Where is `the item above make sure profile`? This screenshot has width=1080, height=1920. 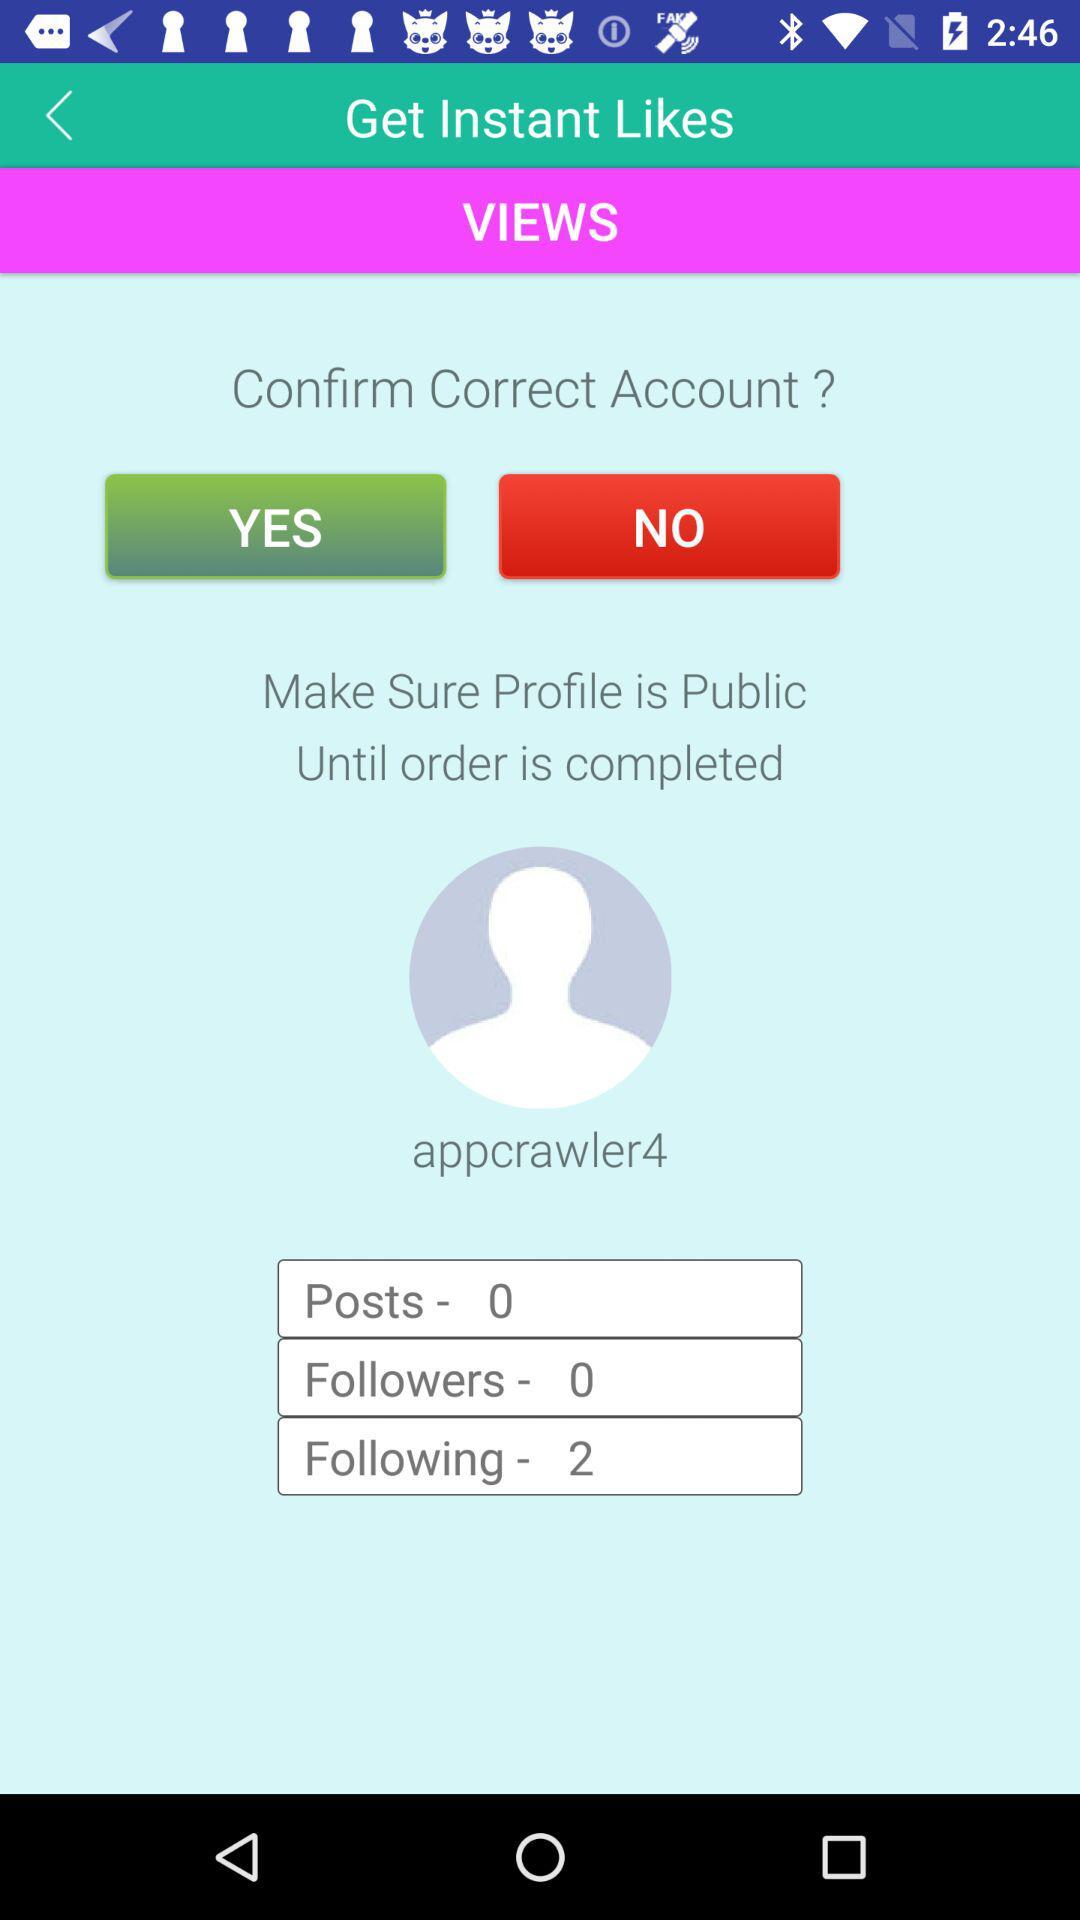 the item above make sure profile is located at coordinates (275, 526).